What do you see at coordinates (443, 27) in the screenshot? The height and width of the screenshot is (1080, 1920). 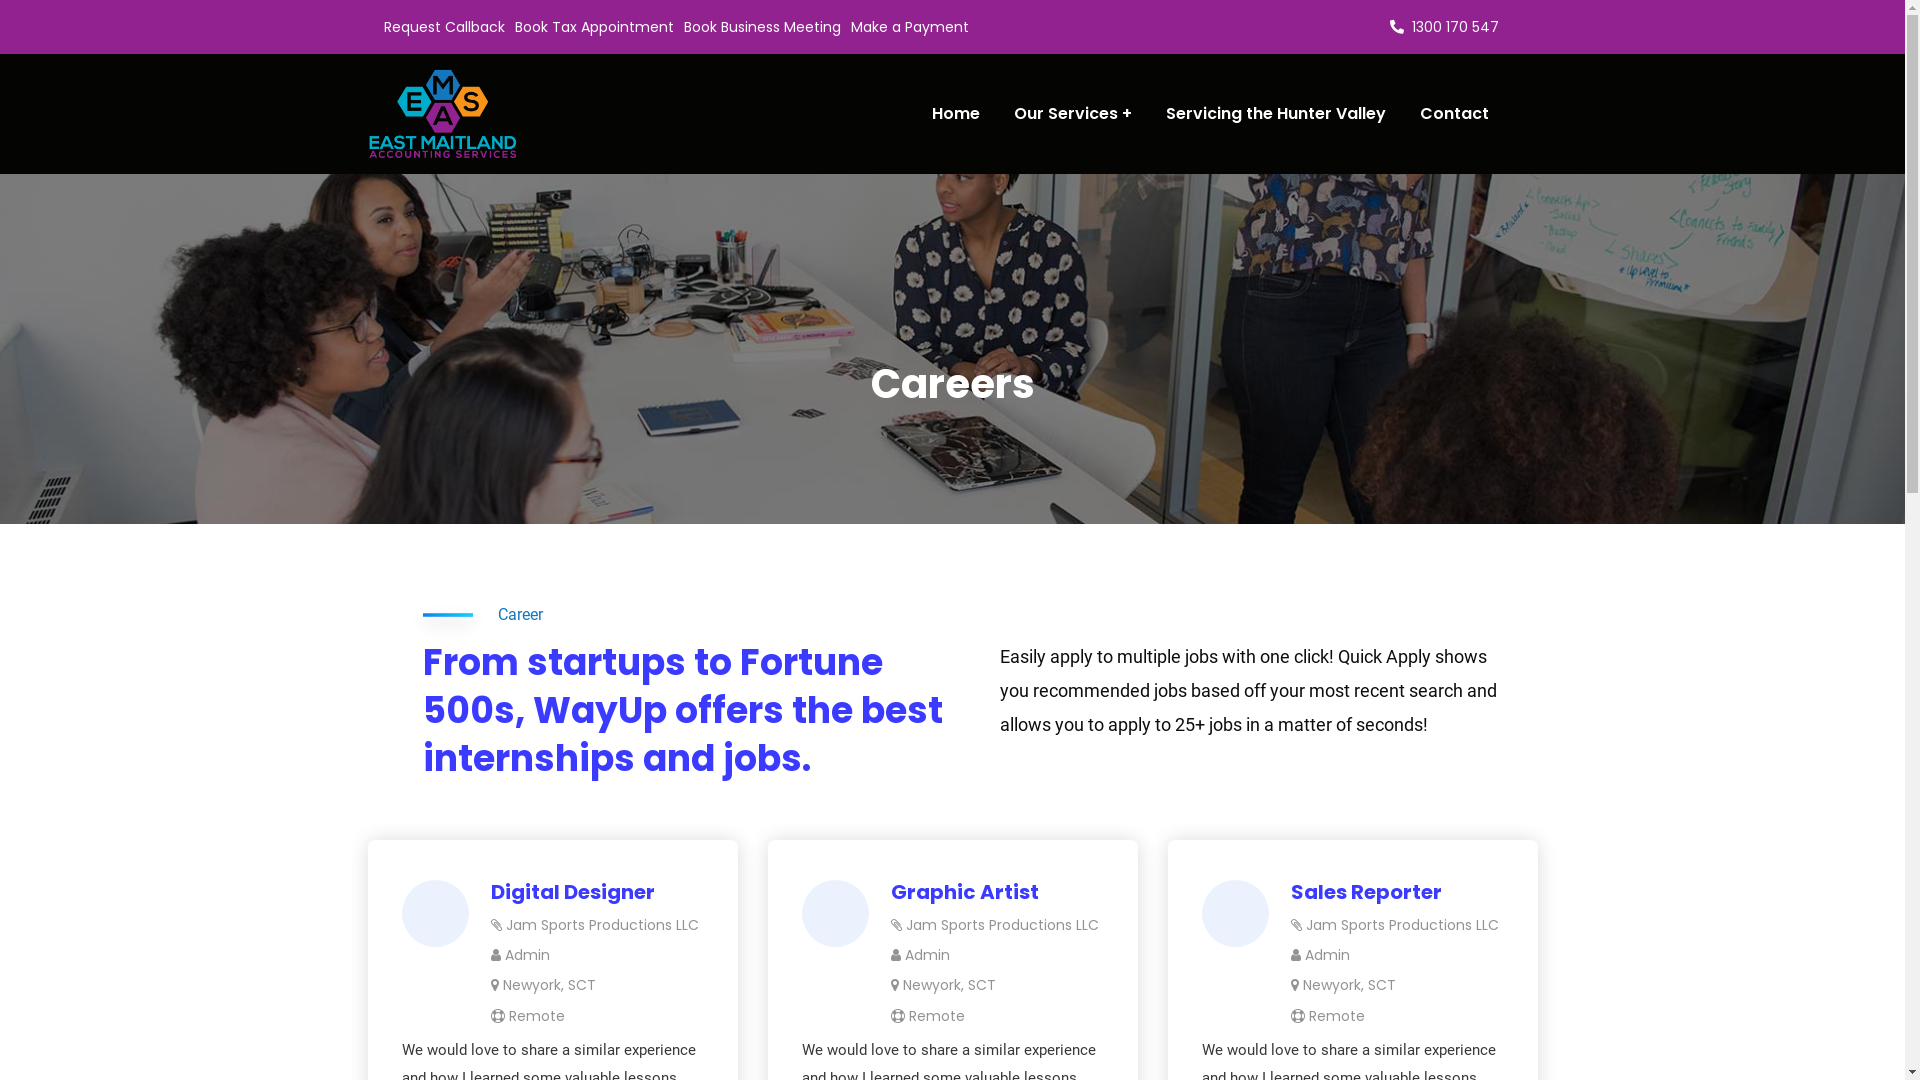 I see `'Request Callback'` at bounding box center [443, 27].